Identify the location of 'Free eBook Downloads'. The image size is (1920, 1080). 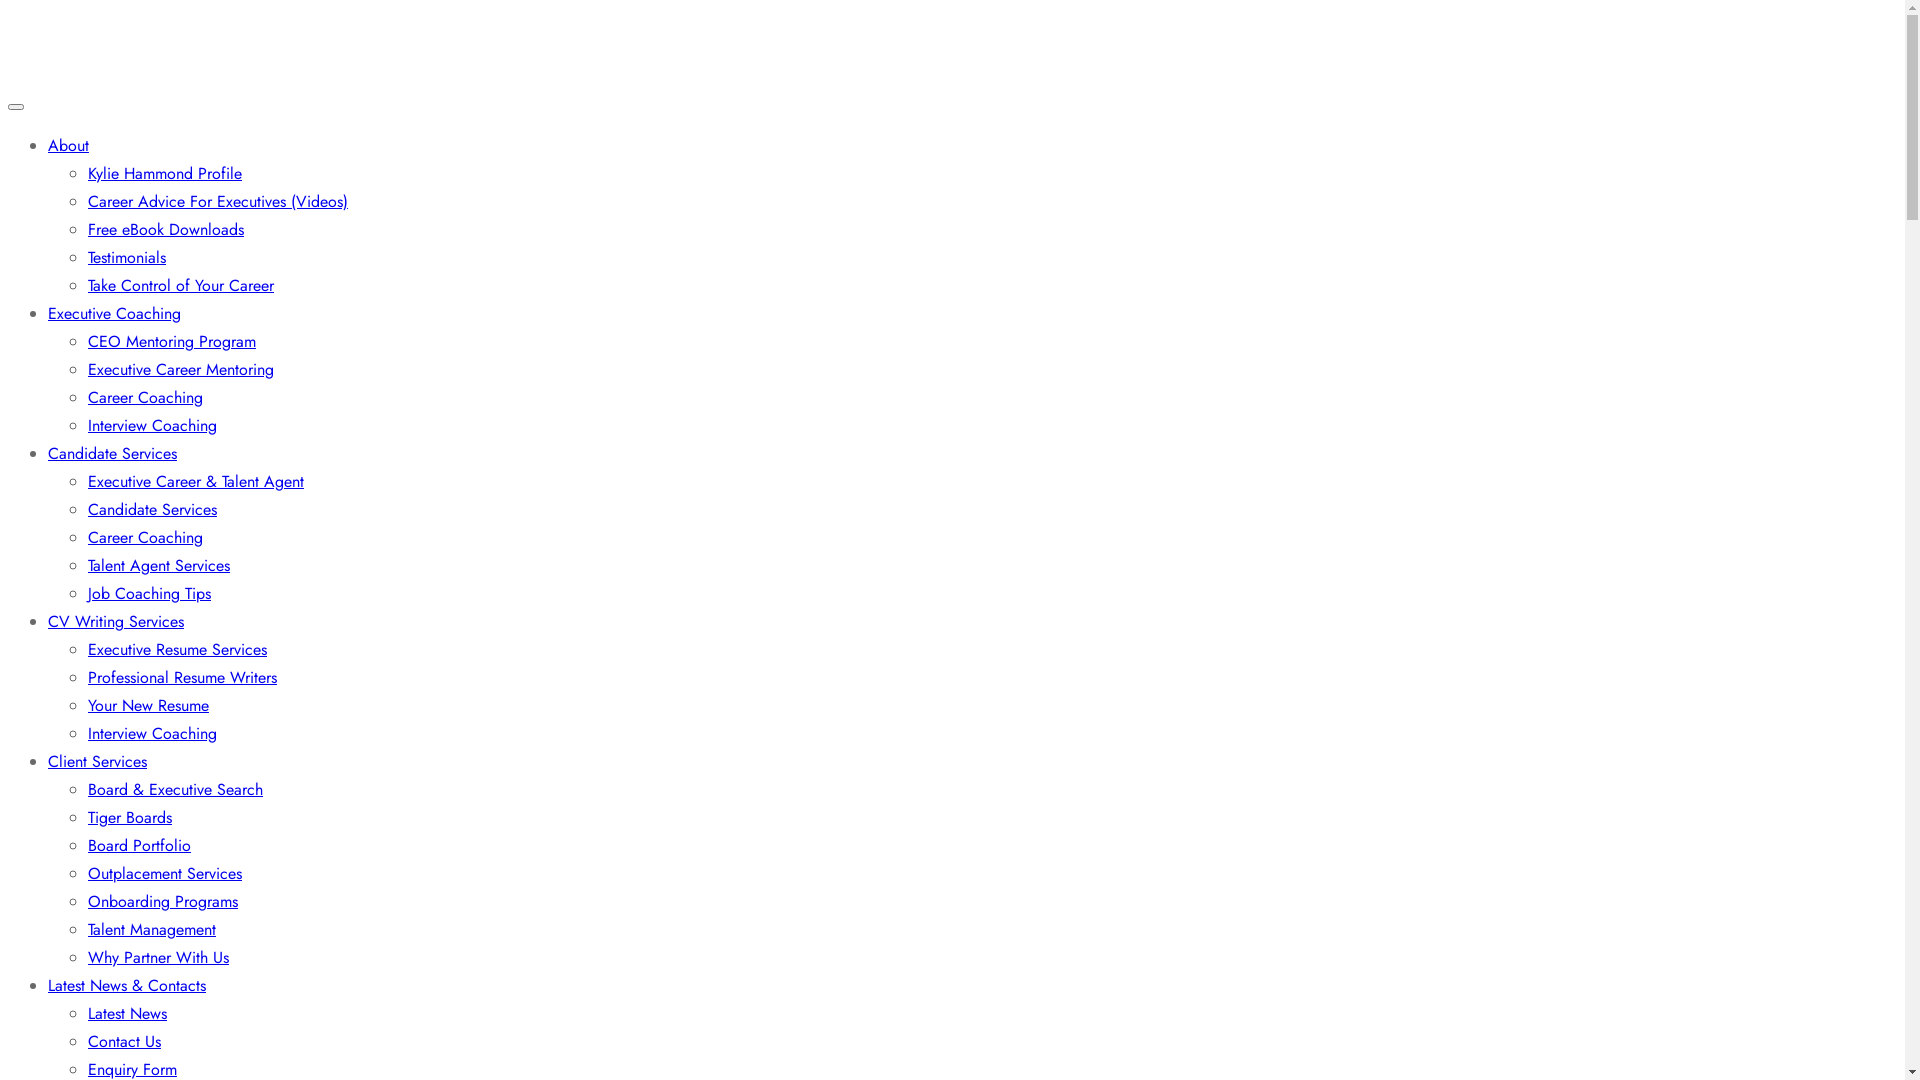
(166, 228).